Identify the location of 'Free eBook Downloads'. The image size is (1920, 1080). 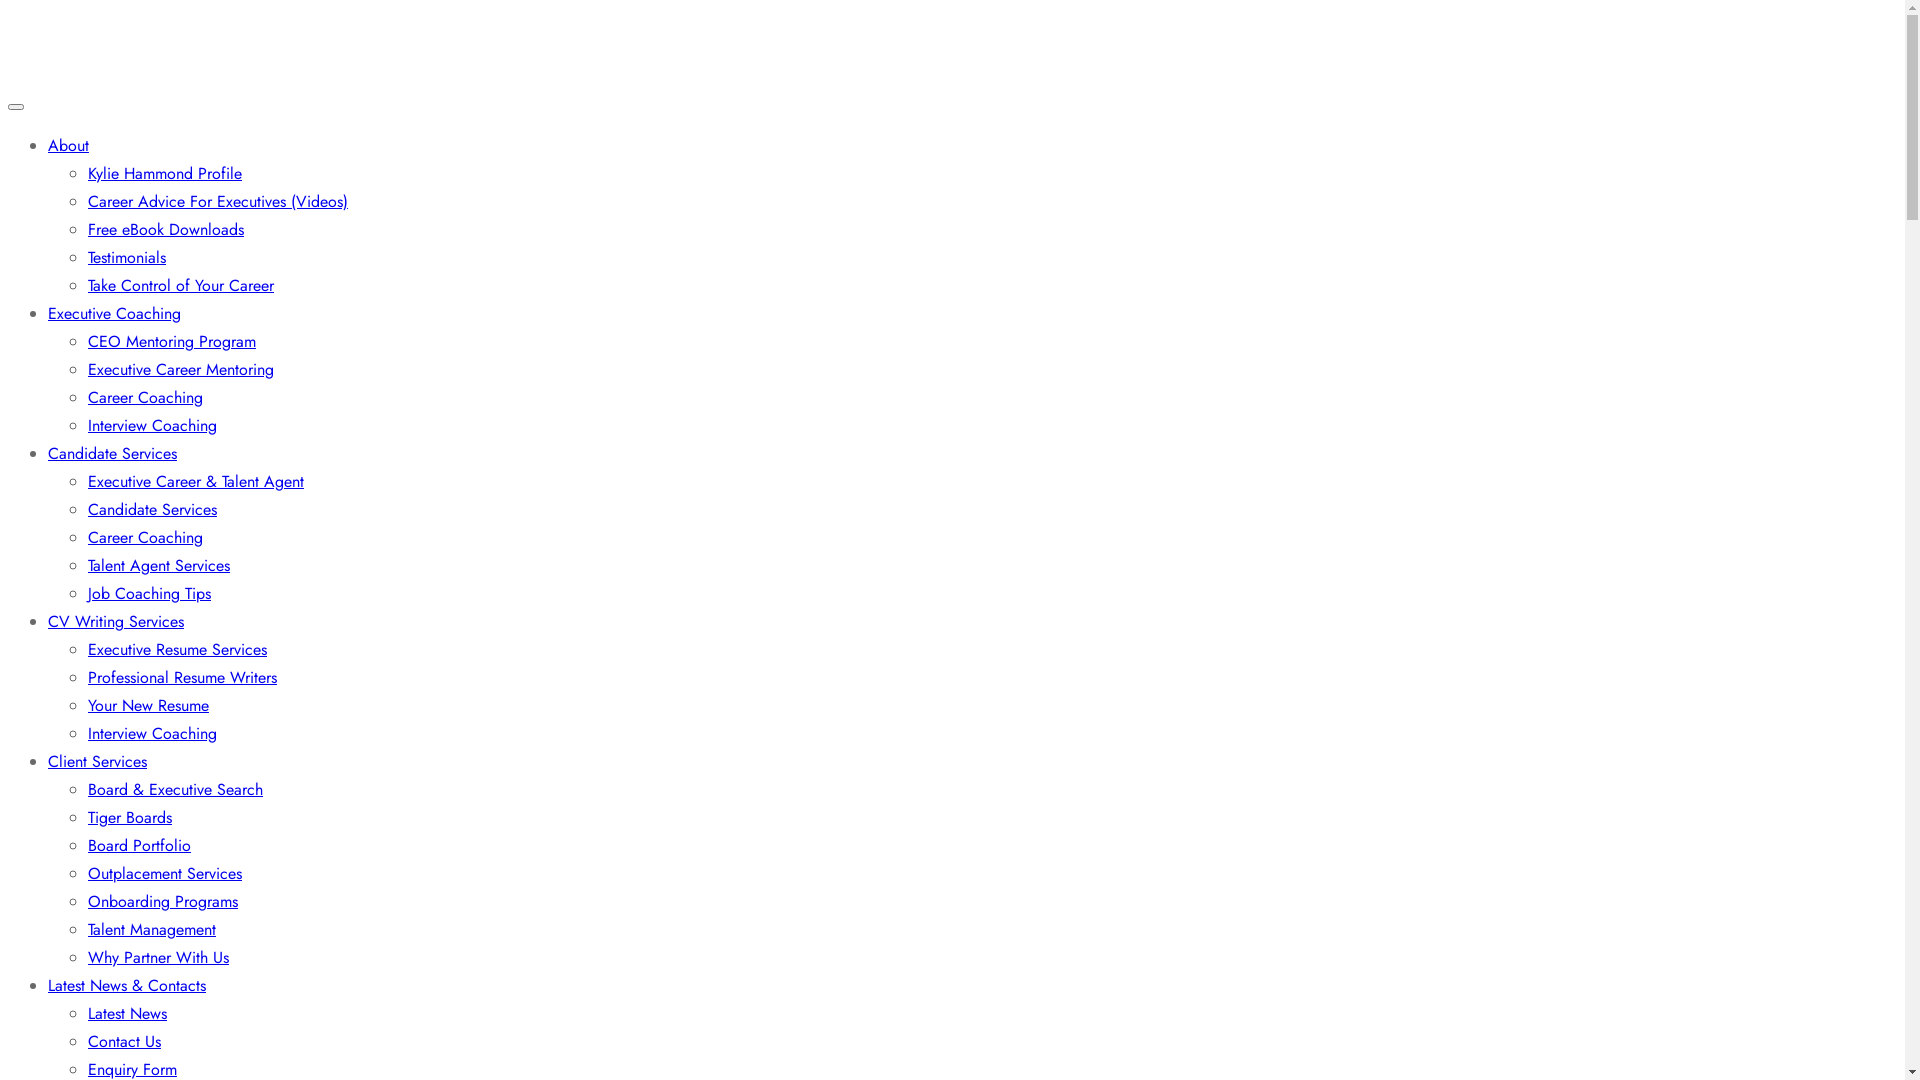
(166, 228).